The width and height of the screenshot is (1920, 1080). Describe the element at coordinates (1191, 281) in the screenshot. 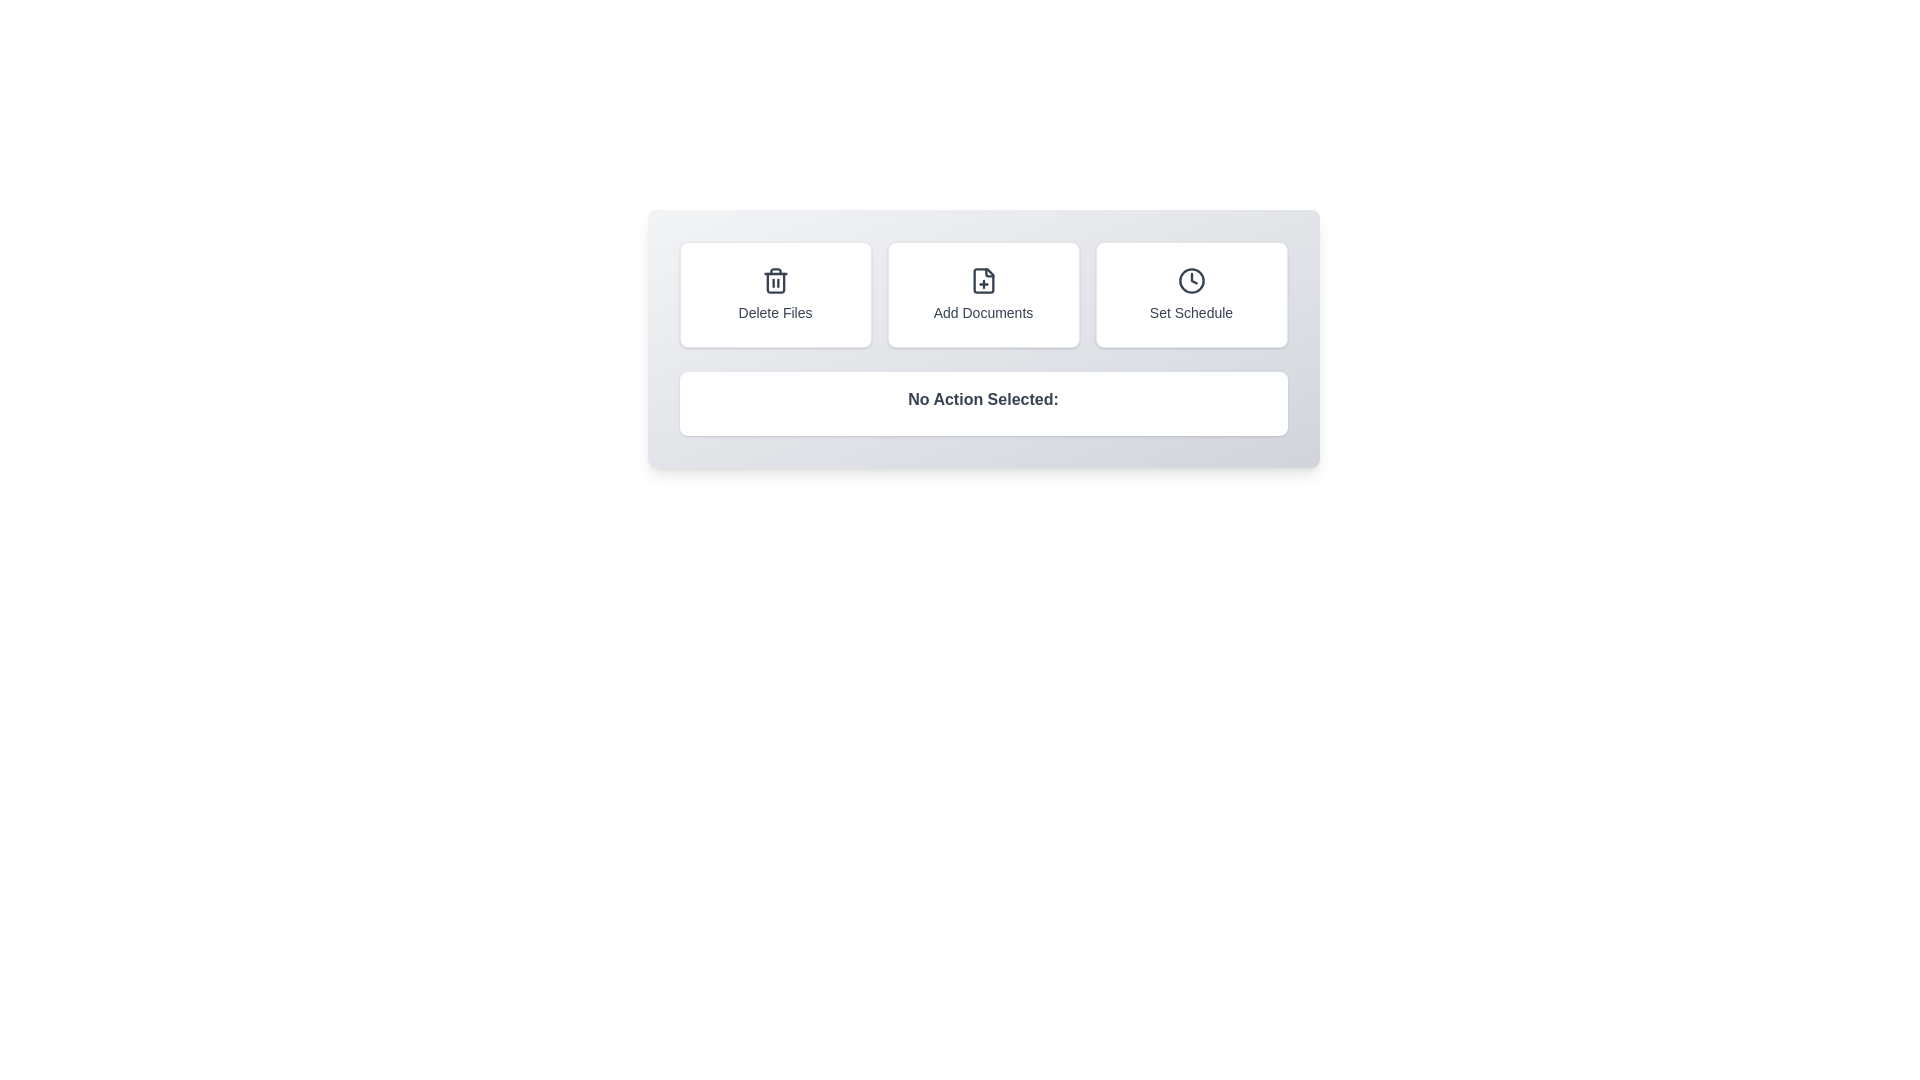

I see `the 'Set Schedule' icon which is the primary icon located within the button on the rightmost side of a three-button horizontal arrangement` at that location.